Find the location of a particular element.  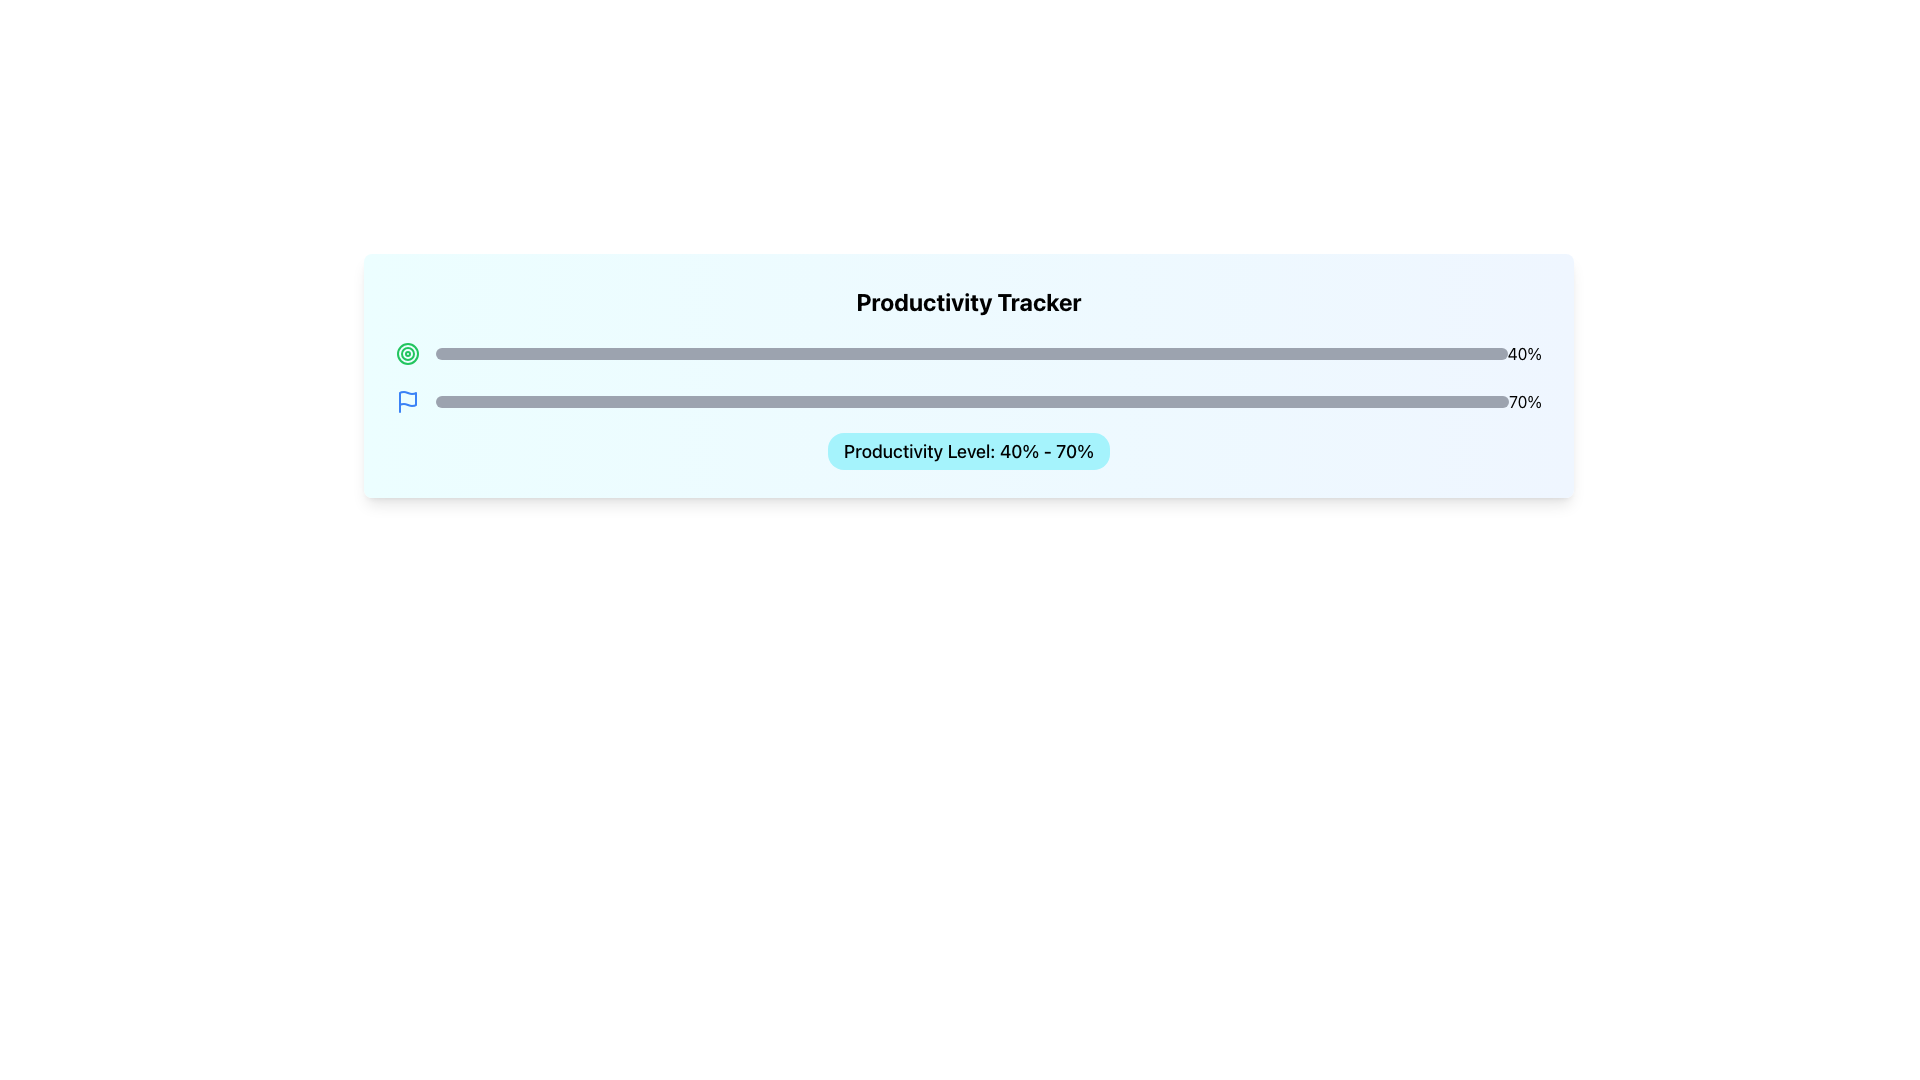

text from the label element displaying 'Productivity Level: 40% - 70%' located at the bottom of the 'Productivity Tracker' card is located at coordinates (969, 451).